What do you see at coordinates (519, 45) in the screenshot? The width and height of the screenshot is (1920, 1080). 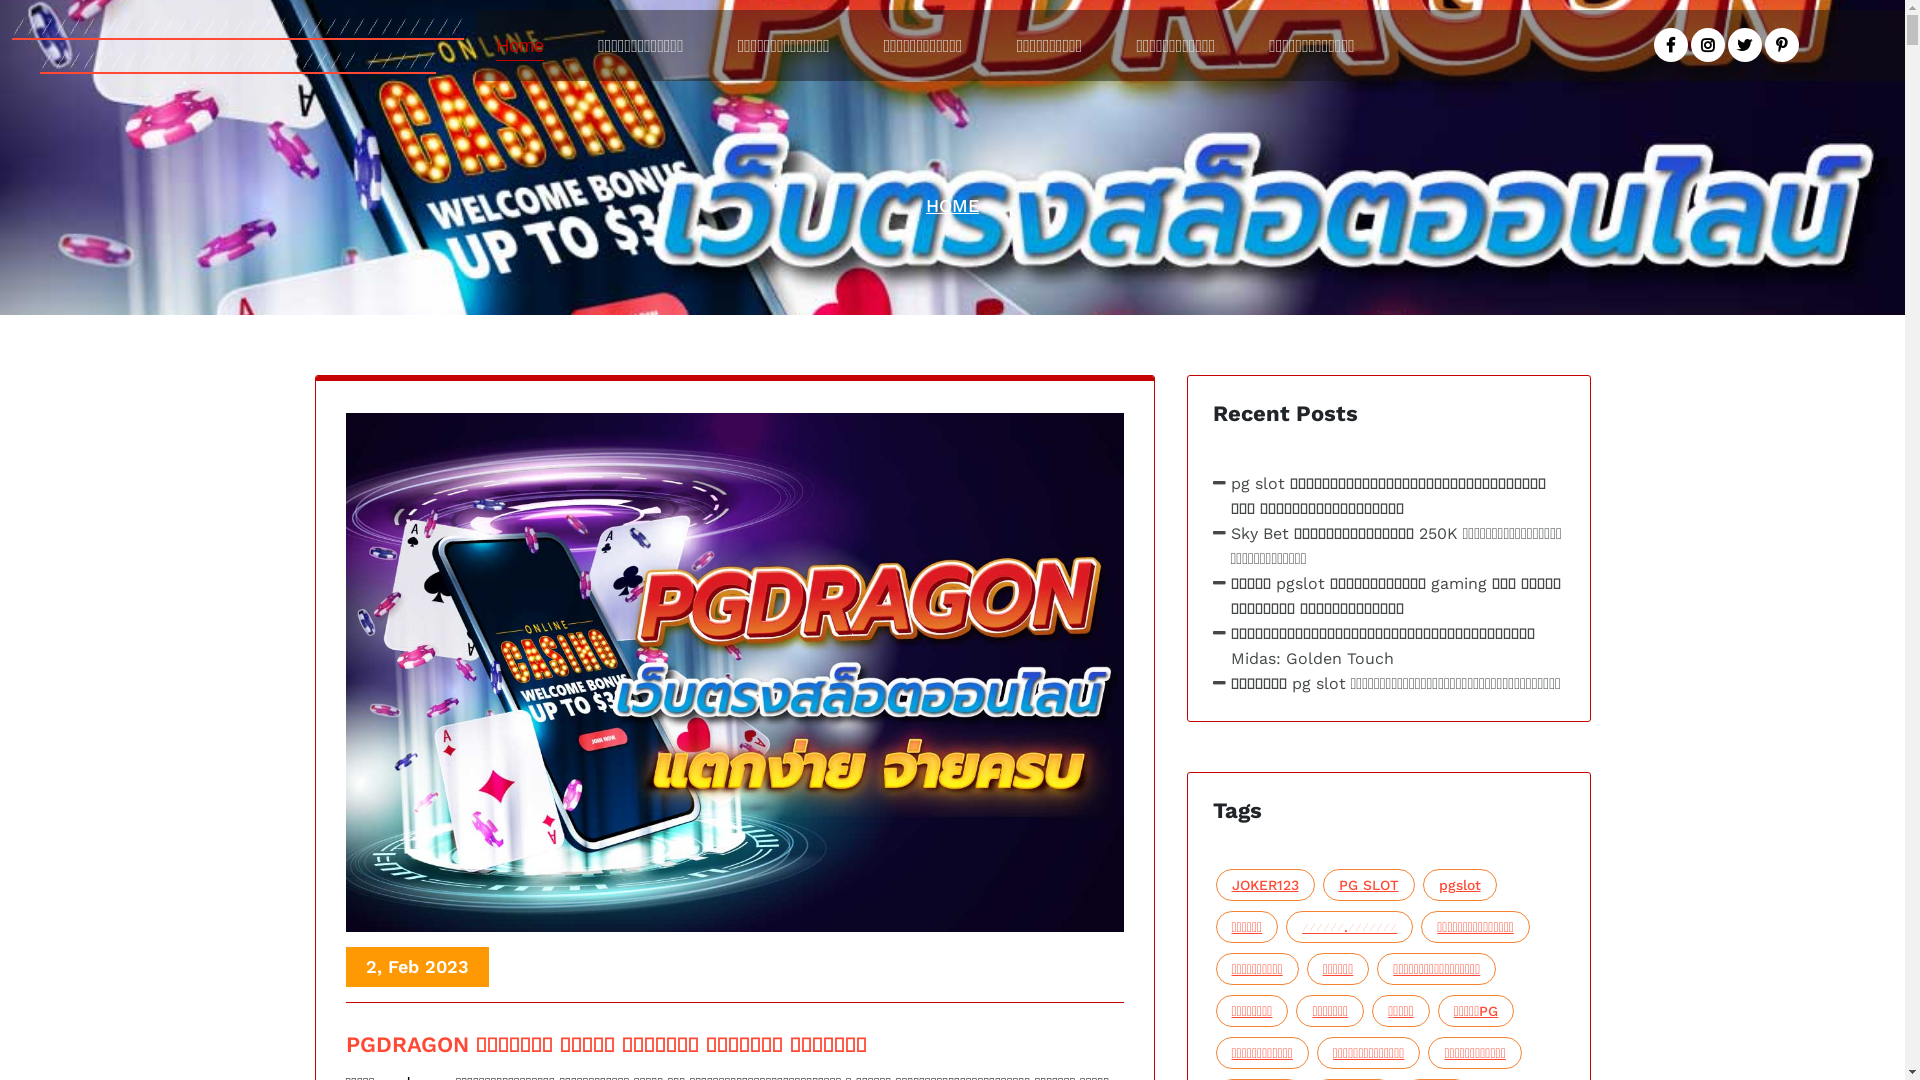 I see `'Home'` at bounding box center [519, 45].